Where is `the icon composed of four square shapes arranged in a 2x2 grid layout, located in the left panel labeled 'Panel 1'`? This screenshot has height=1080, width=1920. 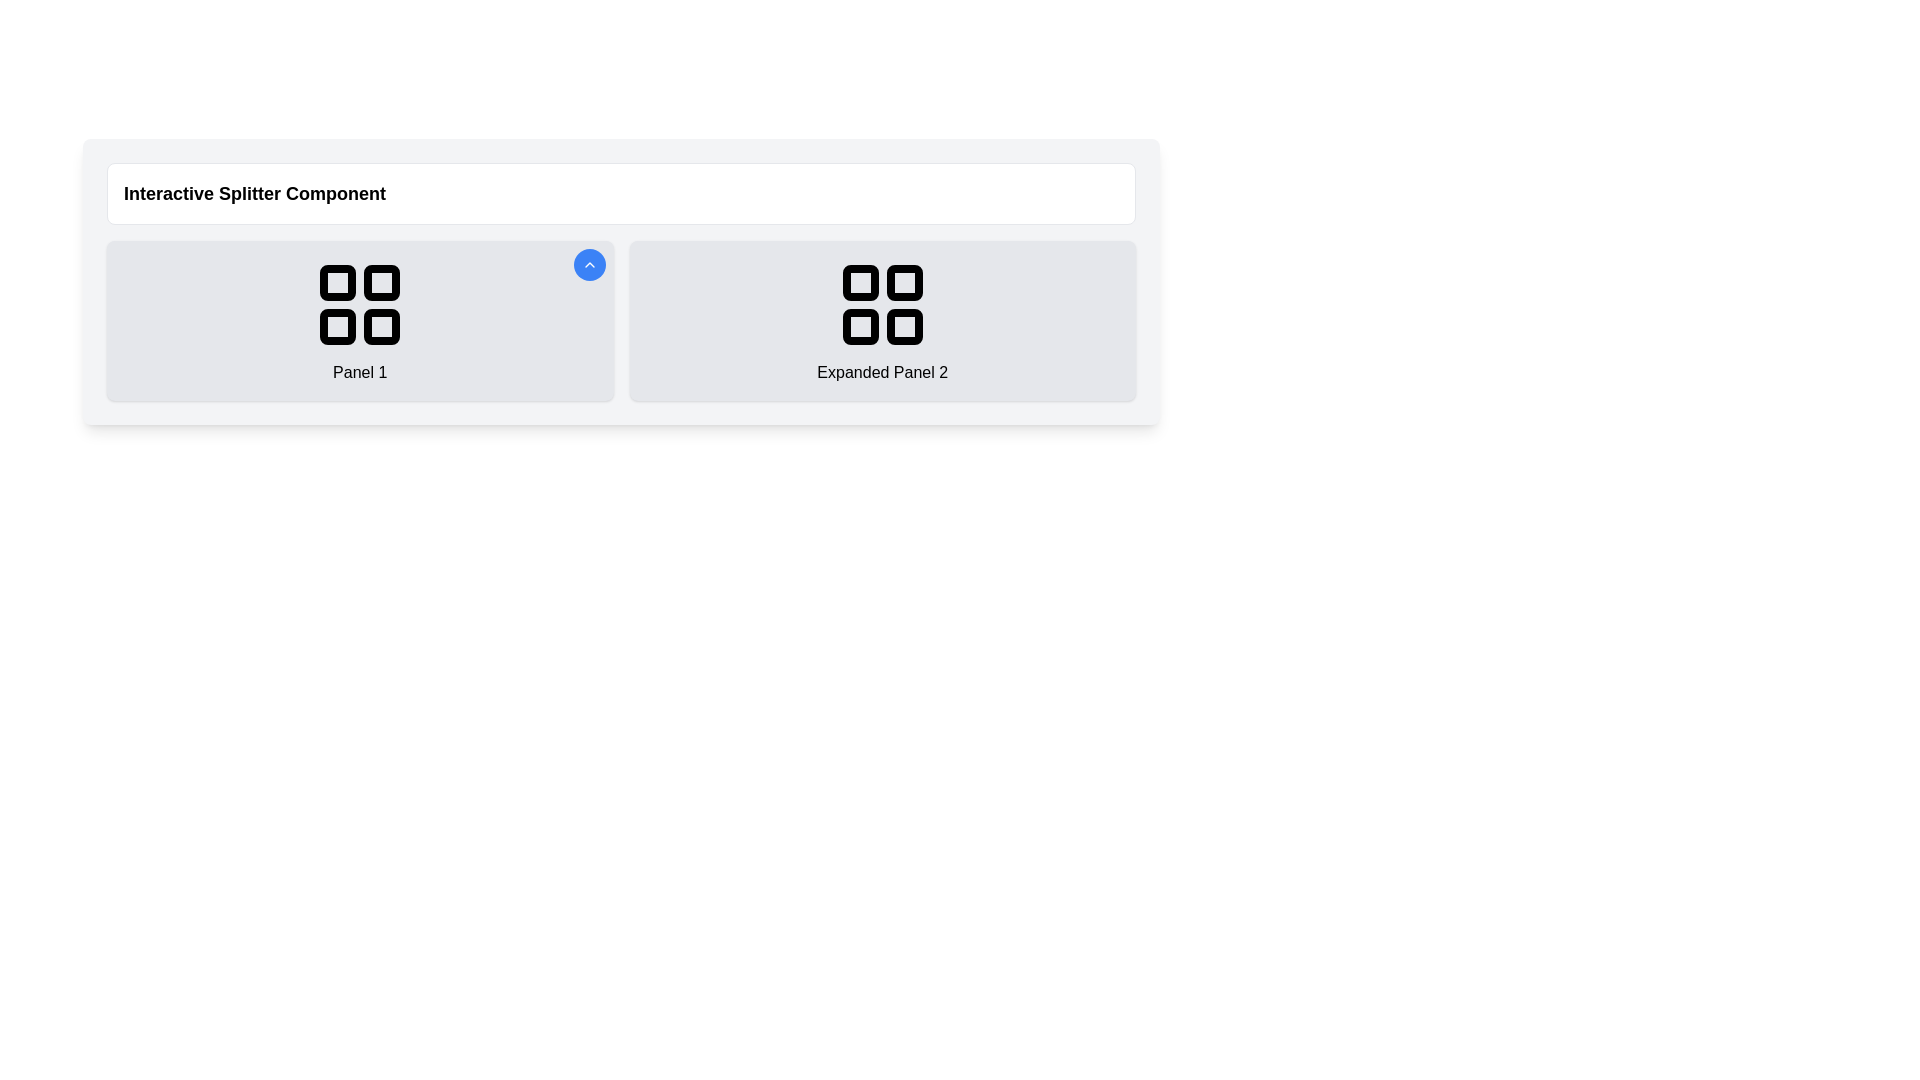
the icon composed of four square shapes arranged in a 2x2 grid layout, located in the left panel labeled 'Panel 1' is located at coordinates (360, 304).